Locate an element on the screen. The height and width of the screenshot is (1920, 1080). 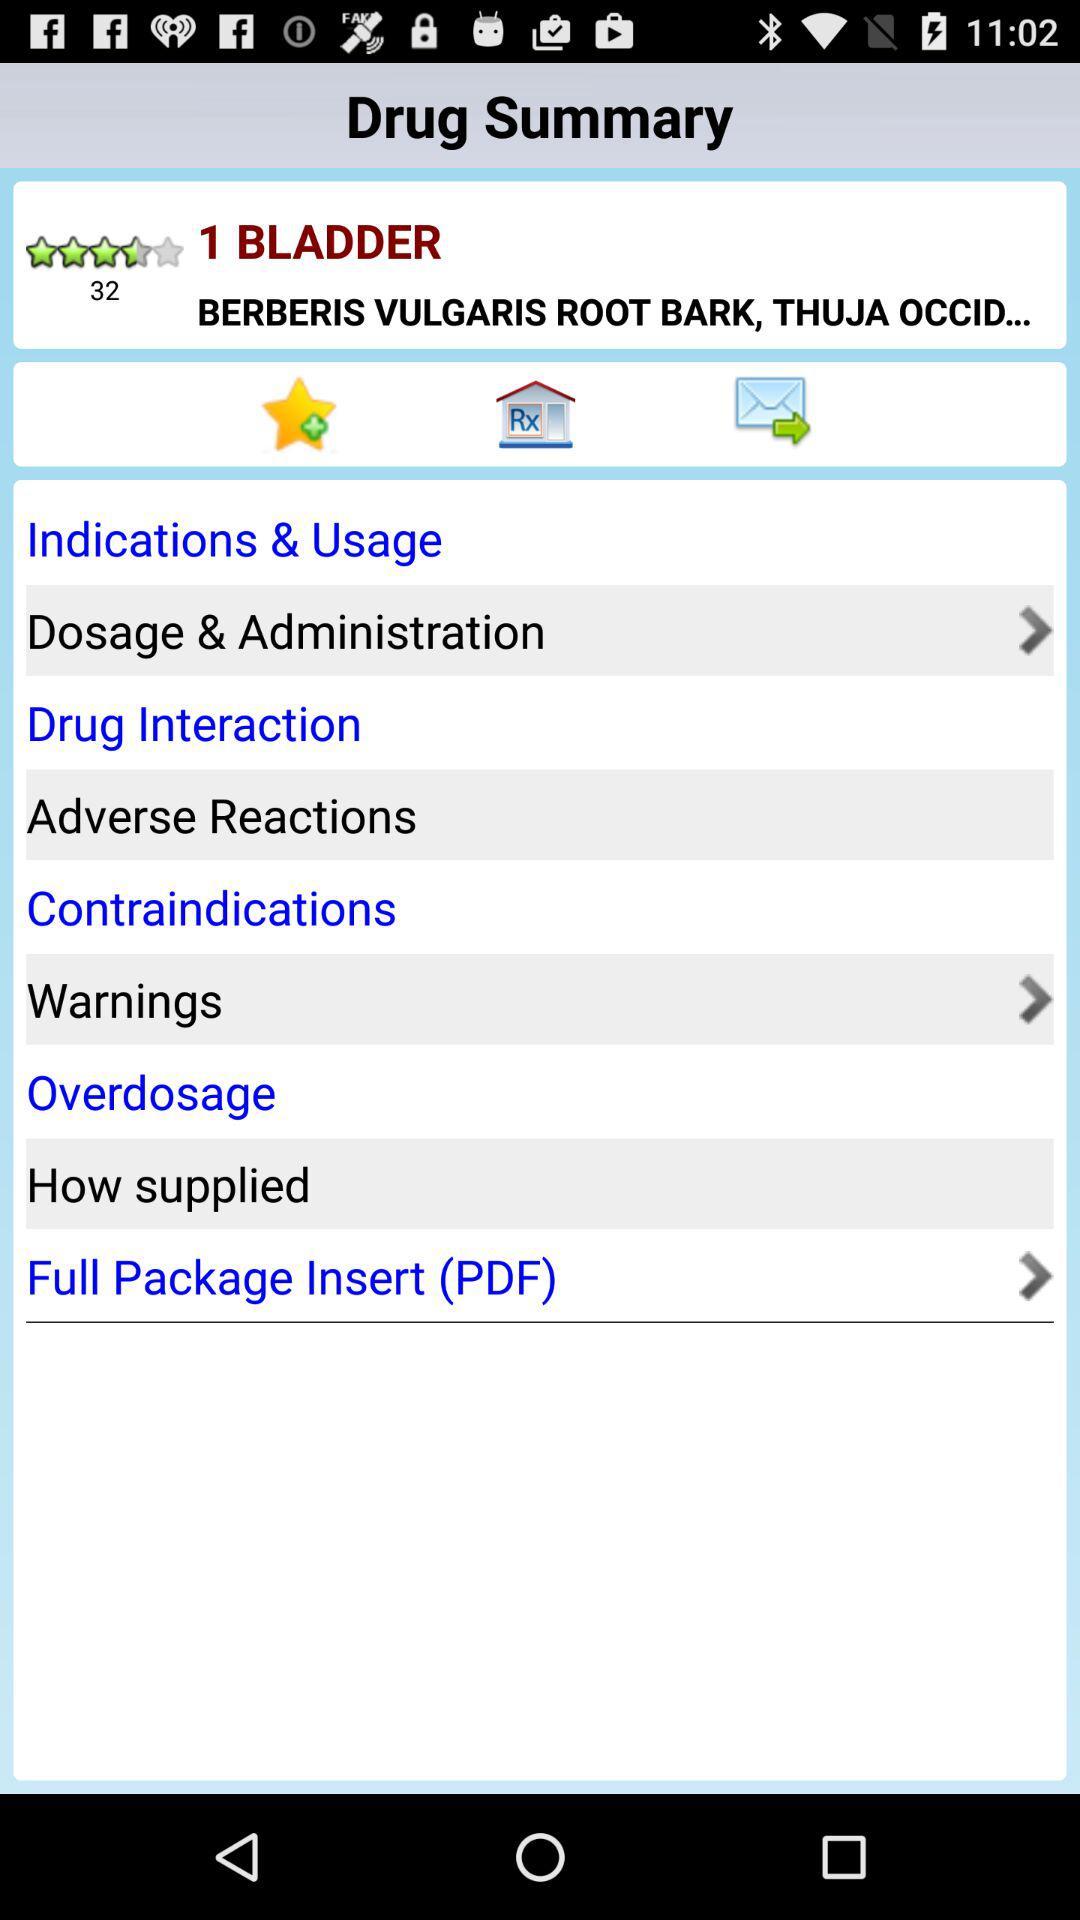
dosage & administration item is located at coordinates (515, 629).